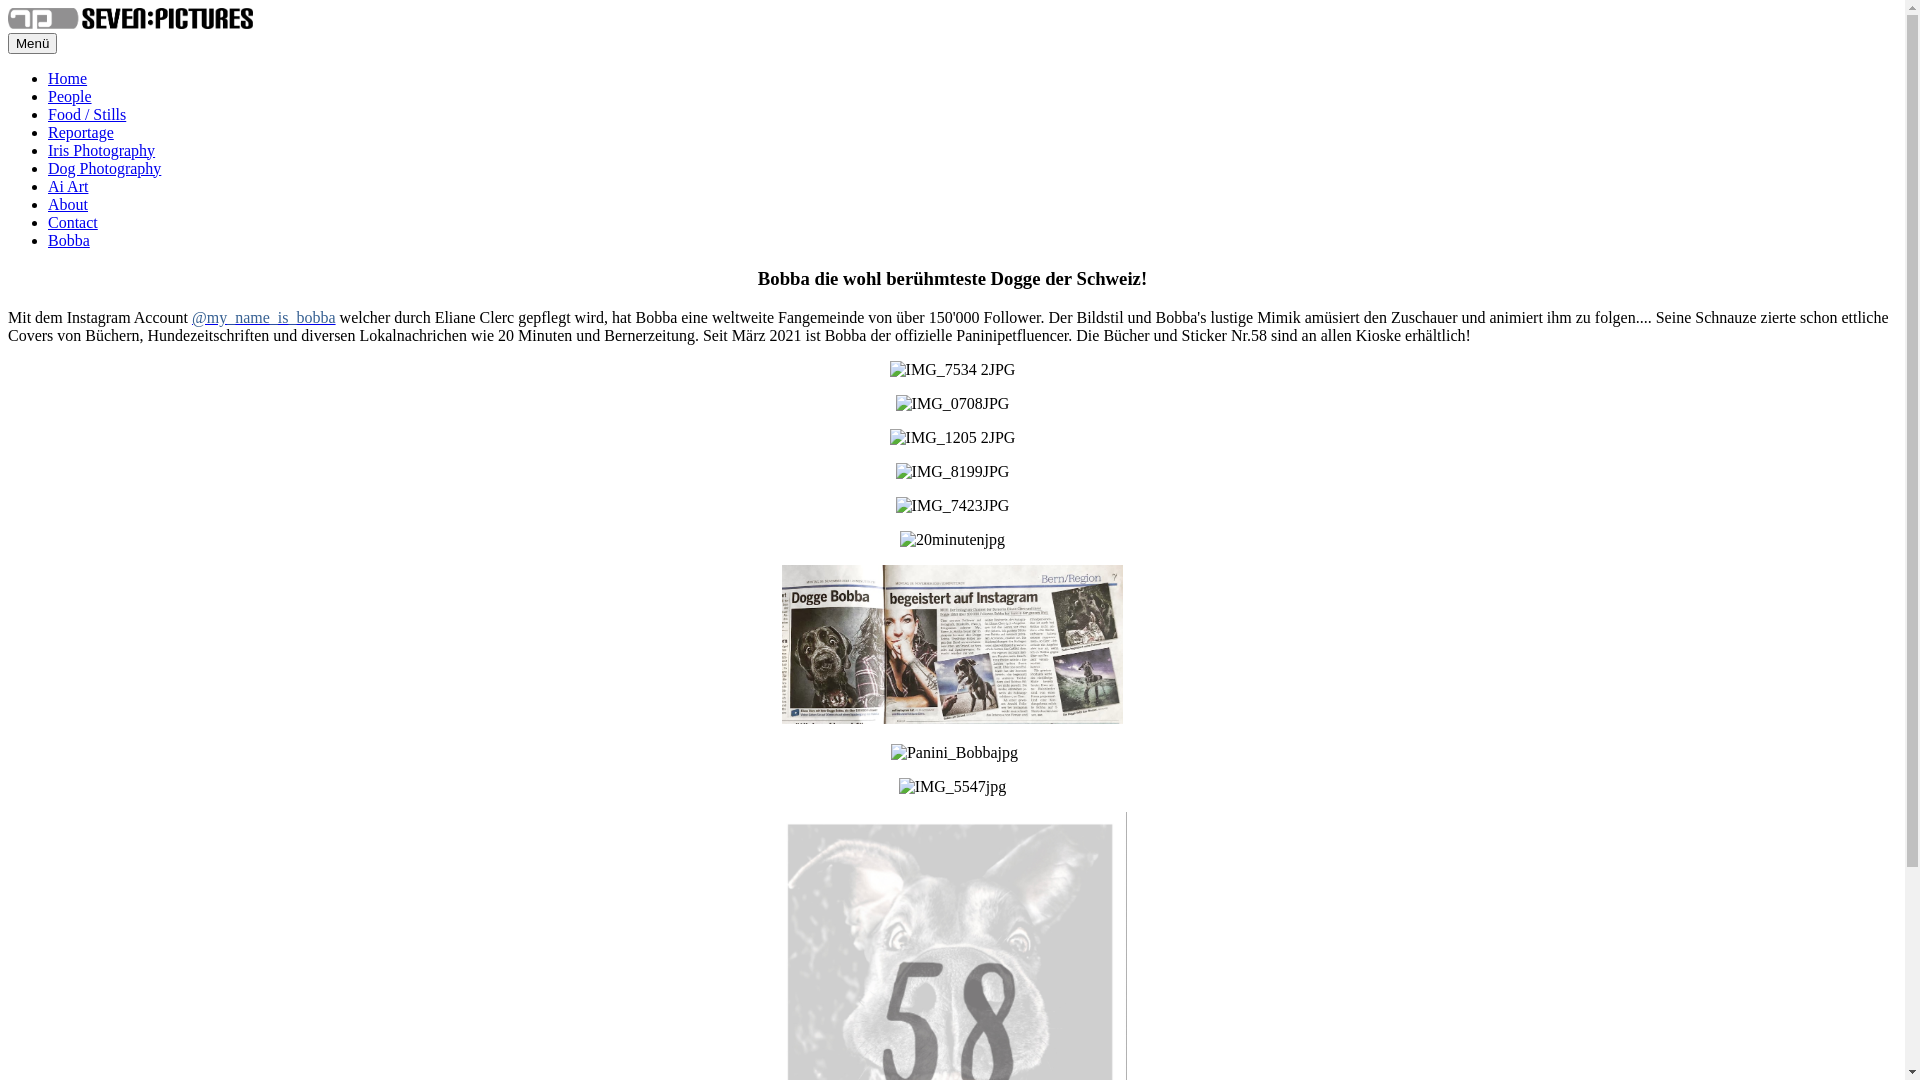 The image size is (1920, 1080). What do you see at coordinates (48, 77) in the screenshot?
I see `'Home'` at bounding box center [48, 77].